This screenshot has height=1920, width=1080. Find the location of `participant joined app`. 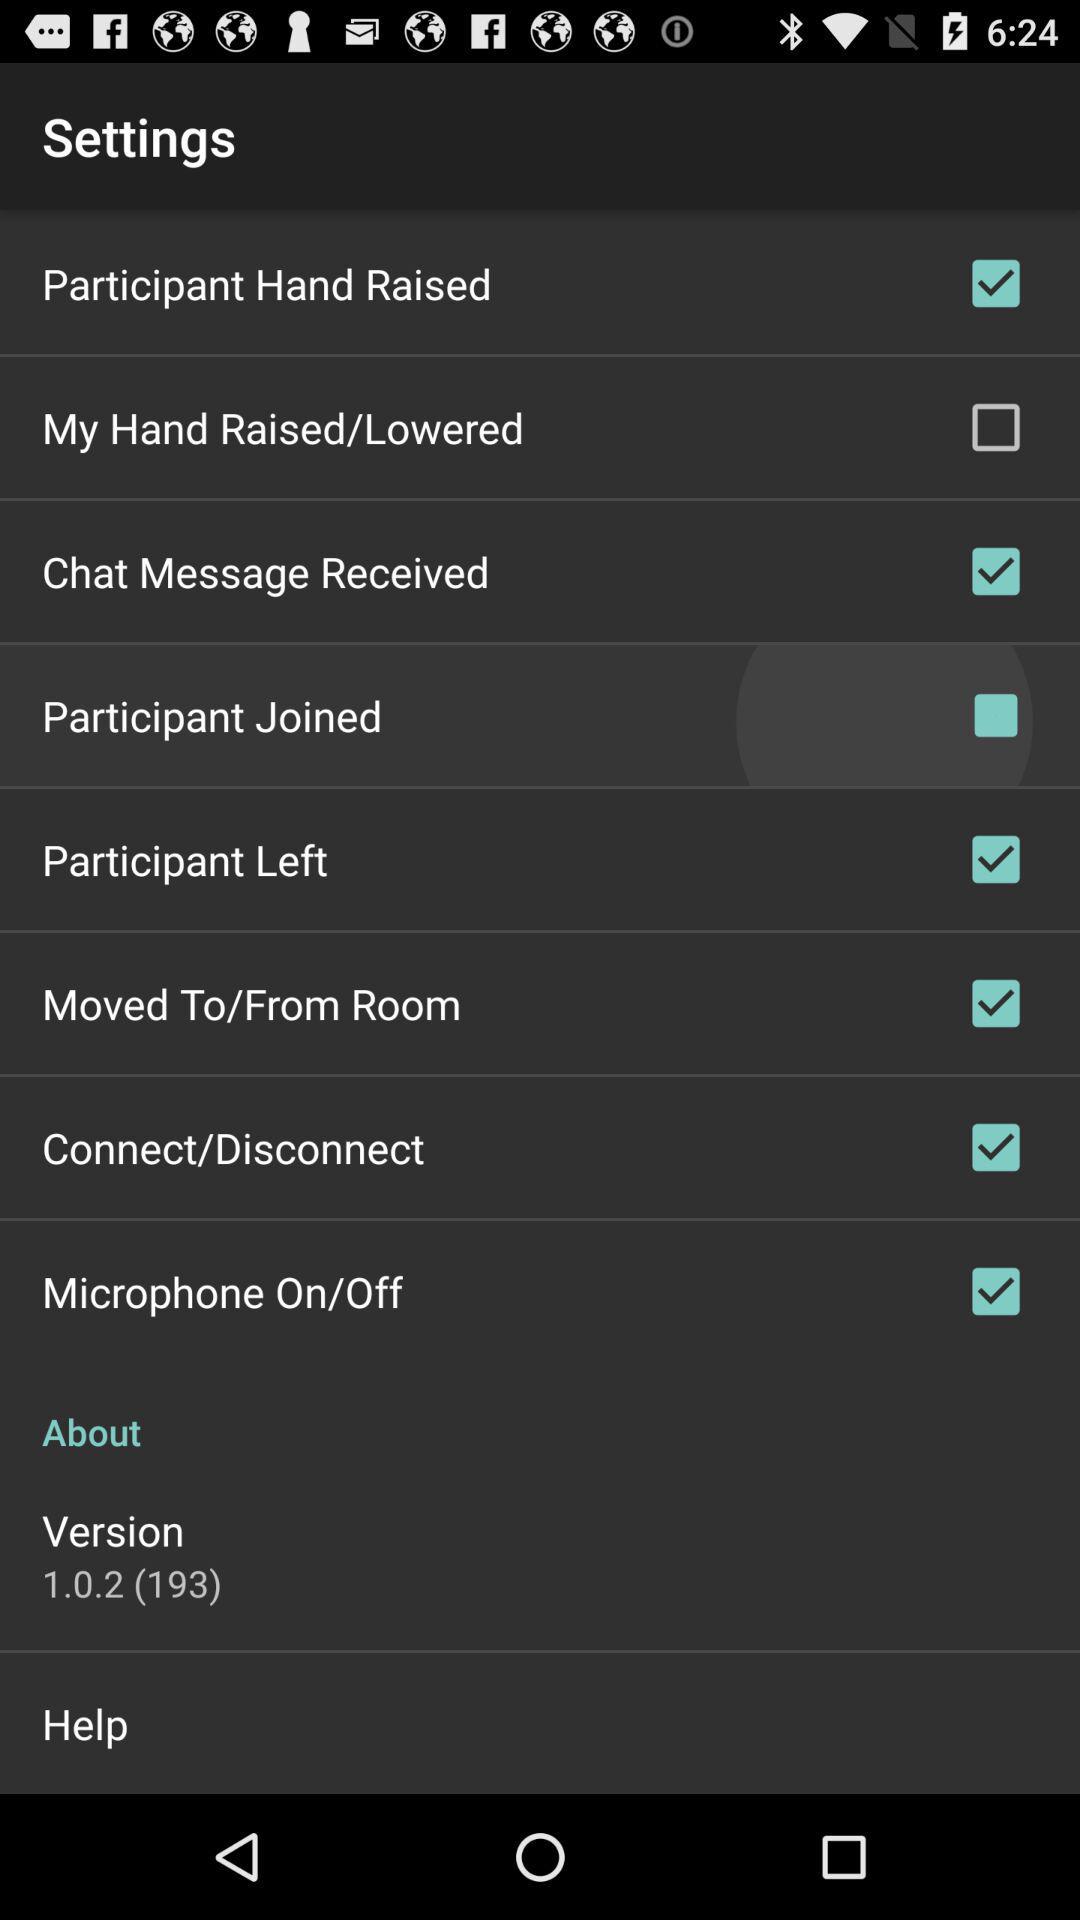

participant joined app is located at coordinates (212, 715).